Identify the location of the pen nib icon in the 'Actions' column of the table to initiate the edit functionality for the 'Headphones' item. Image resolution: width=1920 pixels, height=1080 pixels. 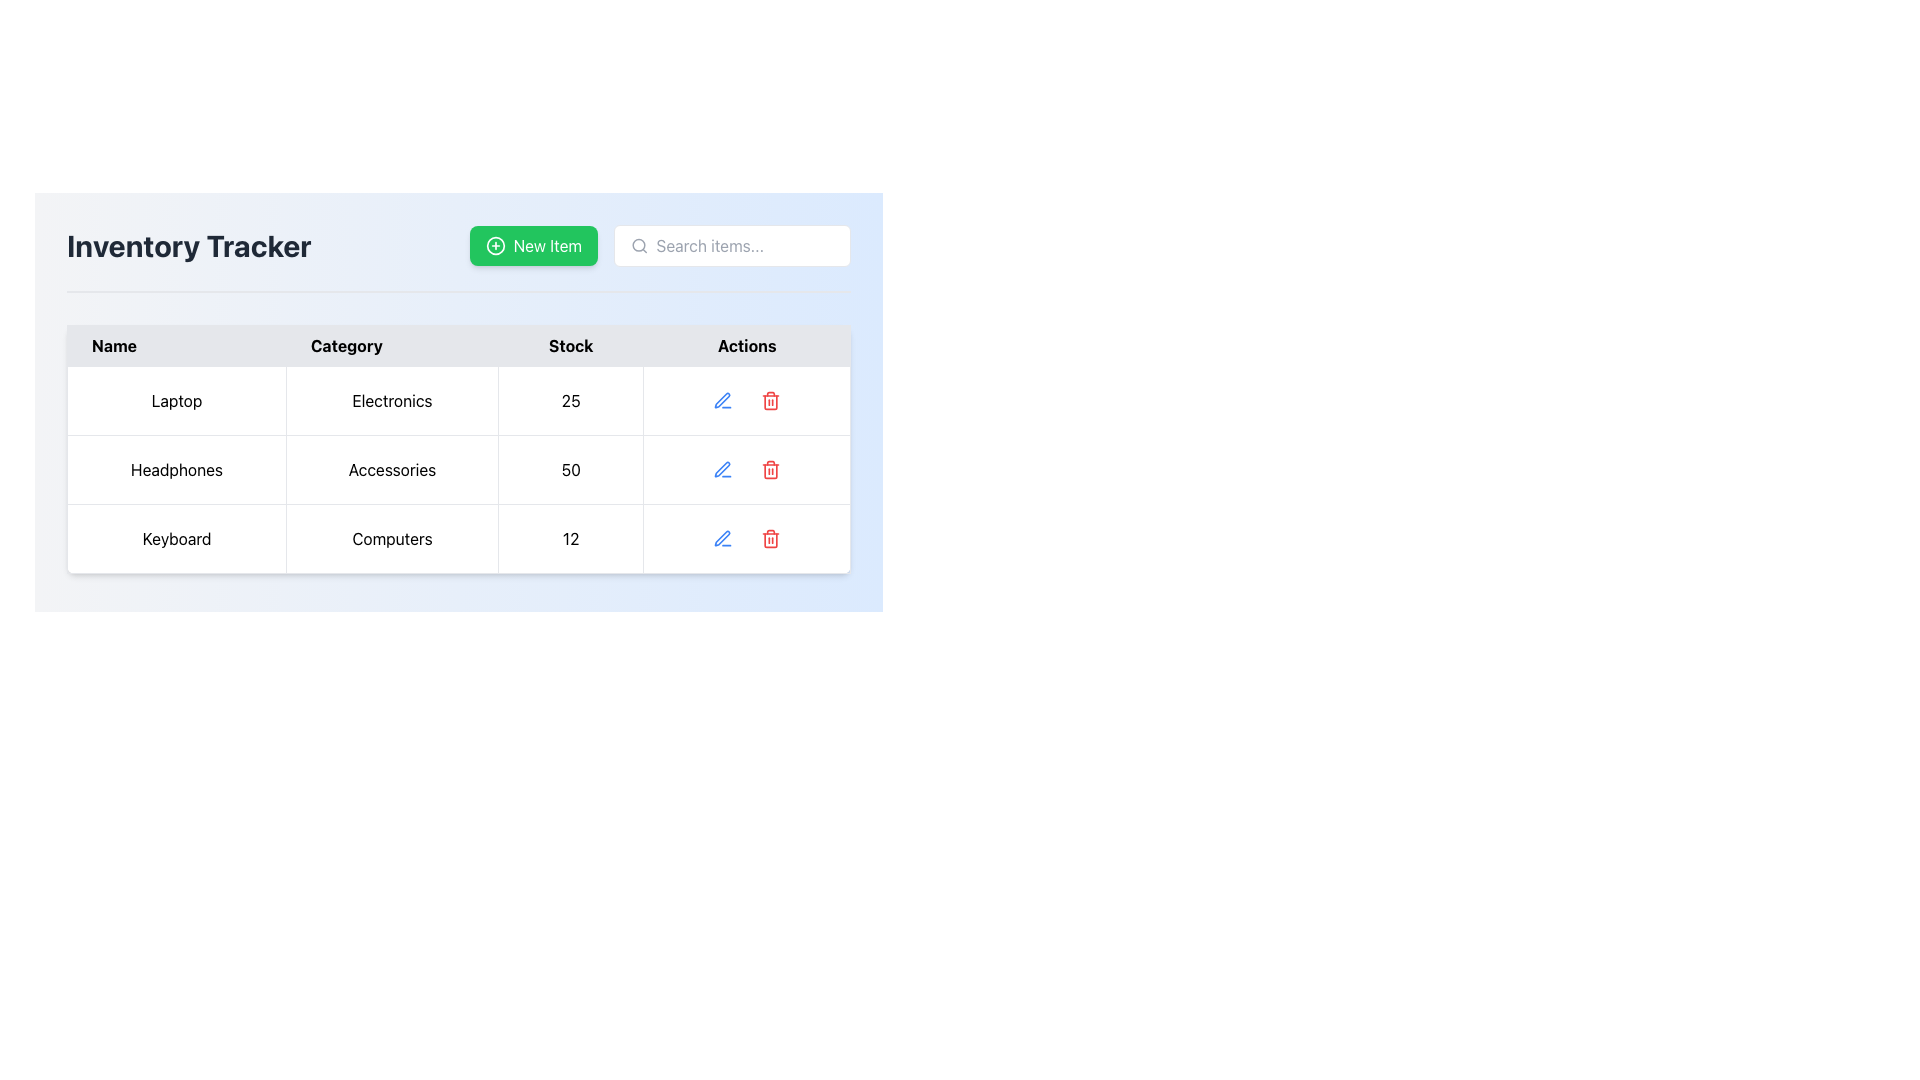
(722, 470).